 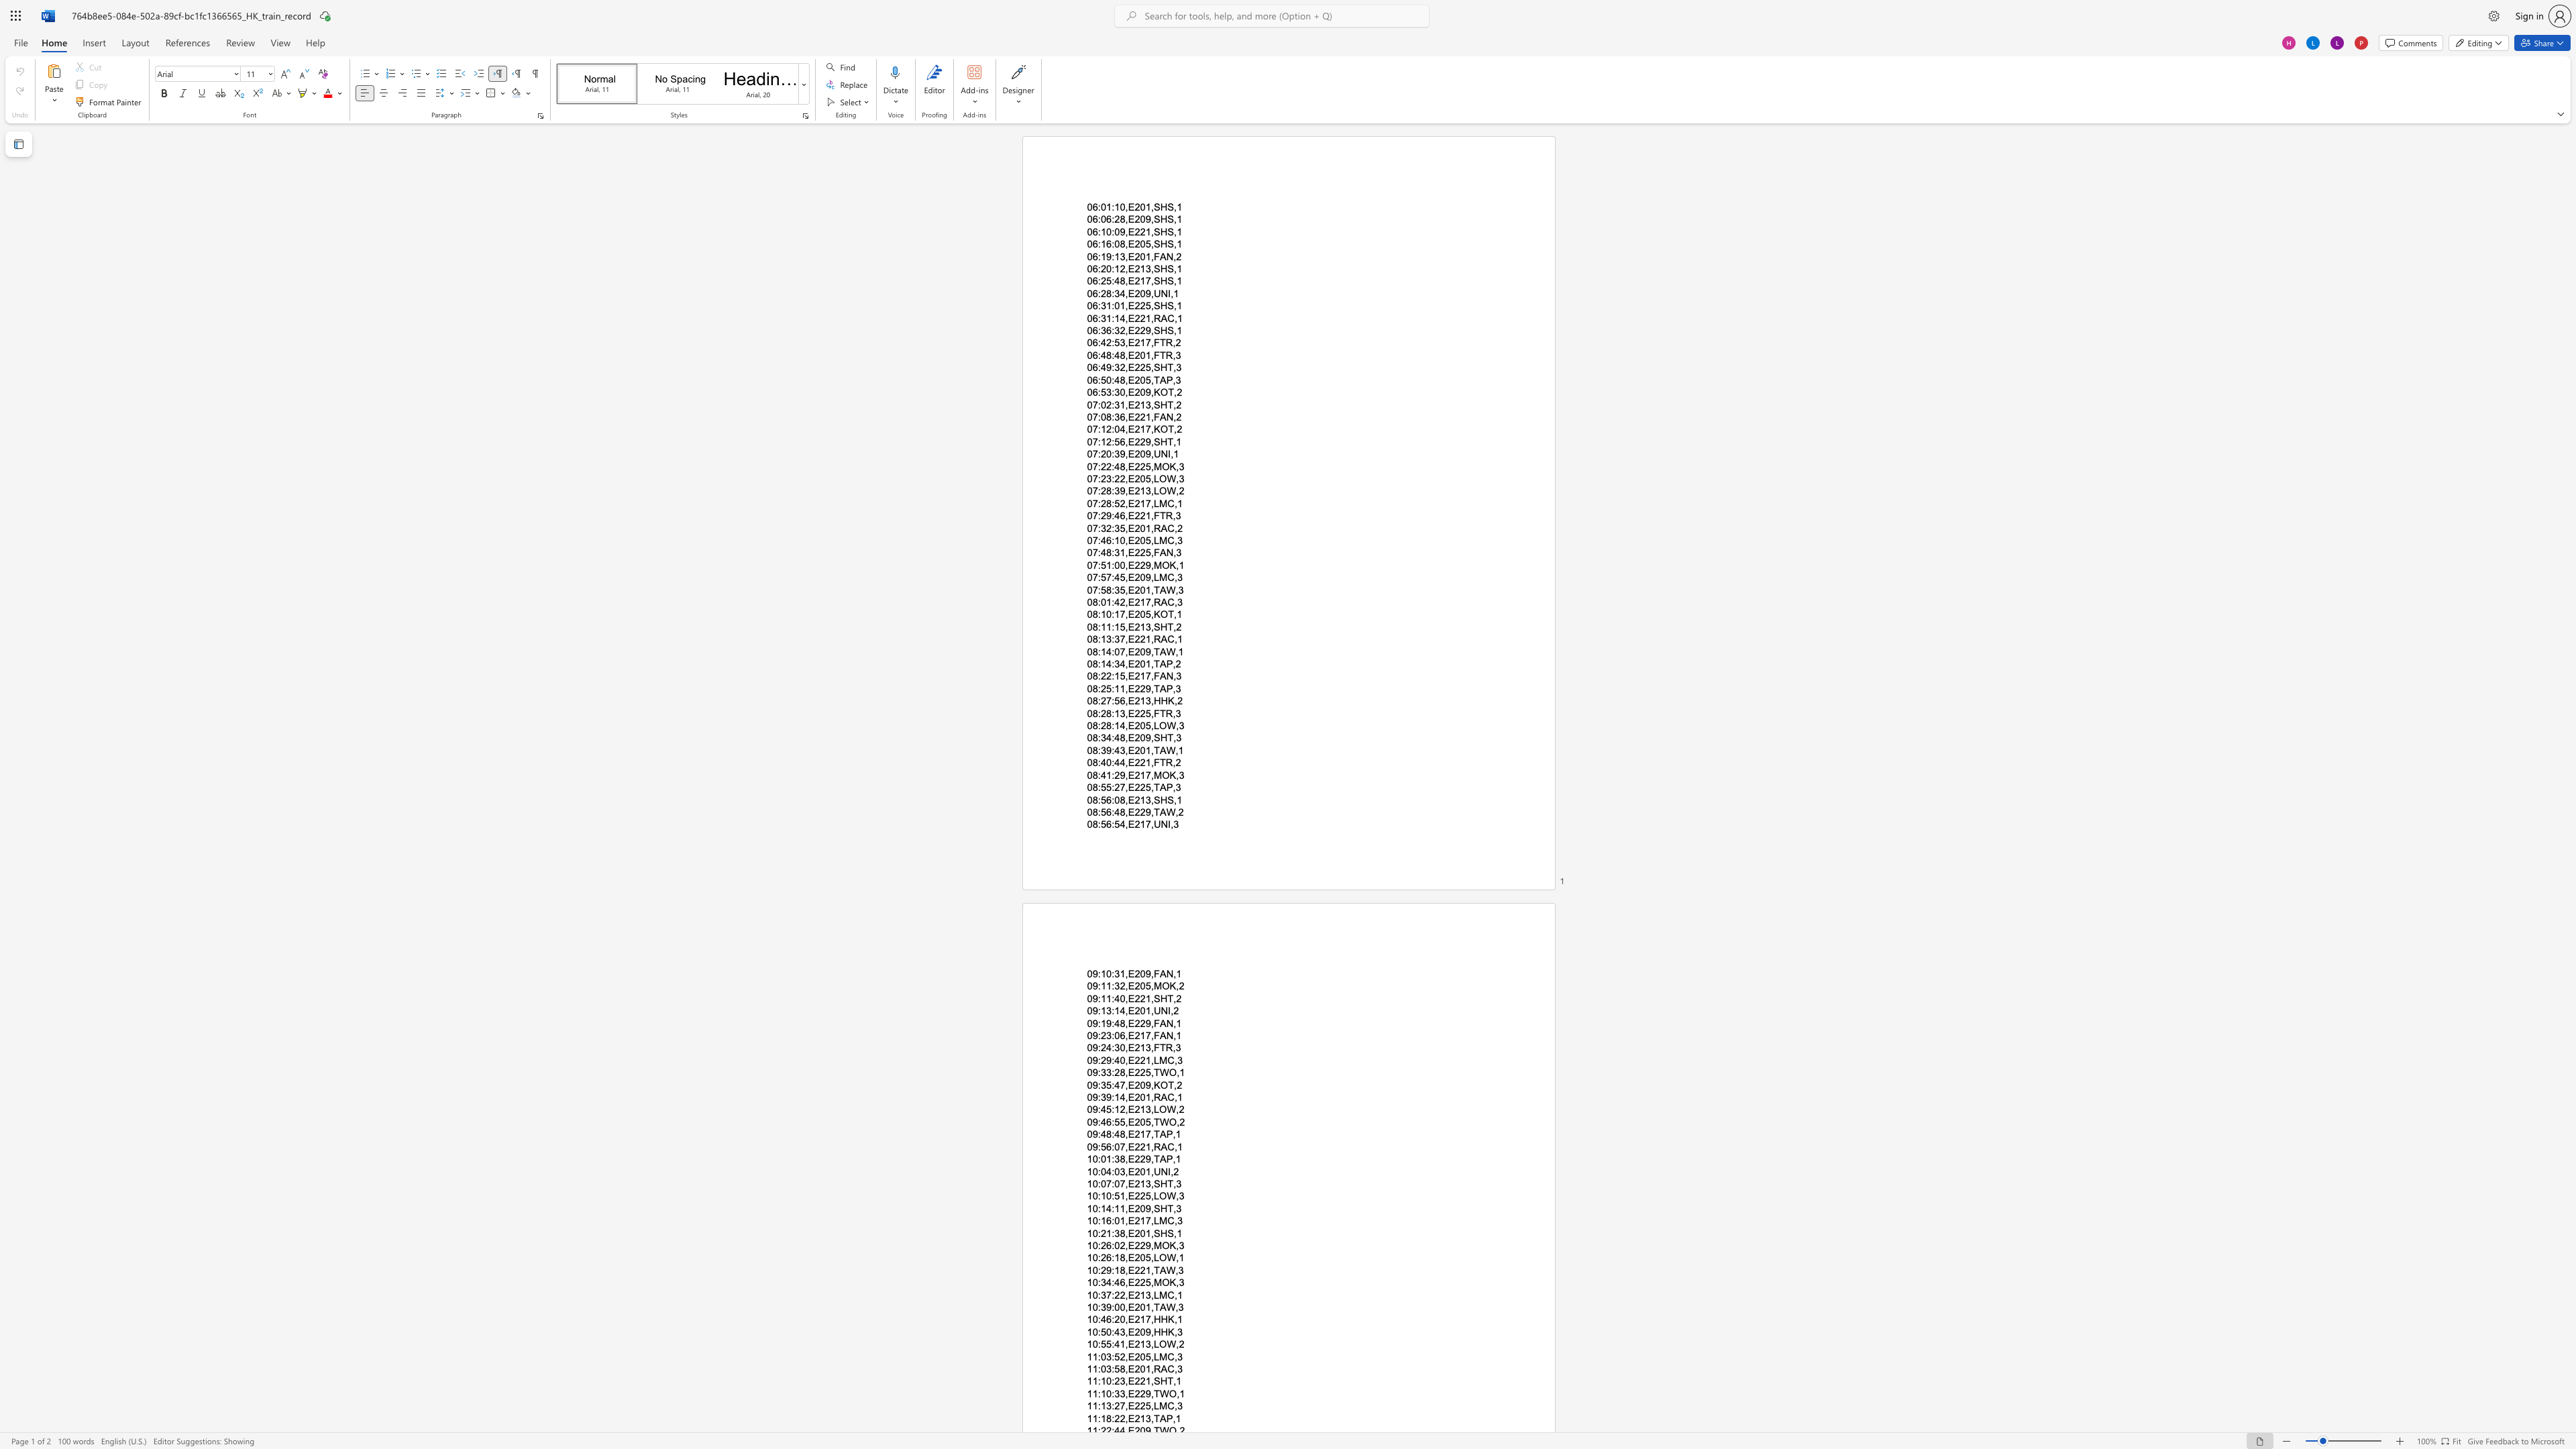 I want to click on the subset text "6:" within the text "08:56:48,E229,TAW,2", so click(x=1106, y=812).